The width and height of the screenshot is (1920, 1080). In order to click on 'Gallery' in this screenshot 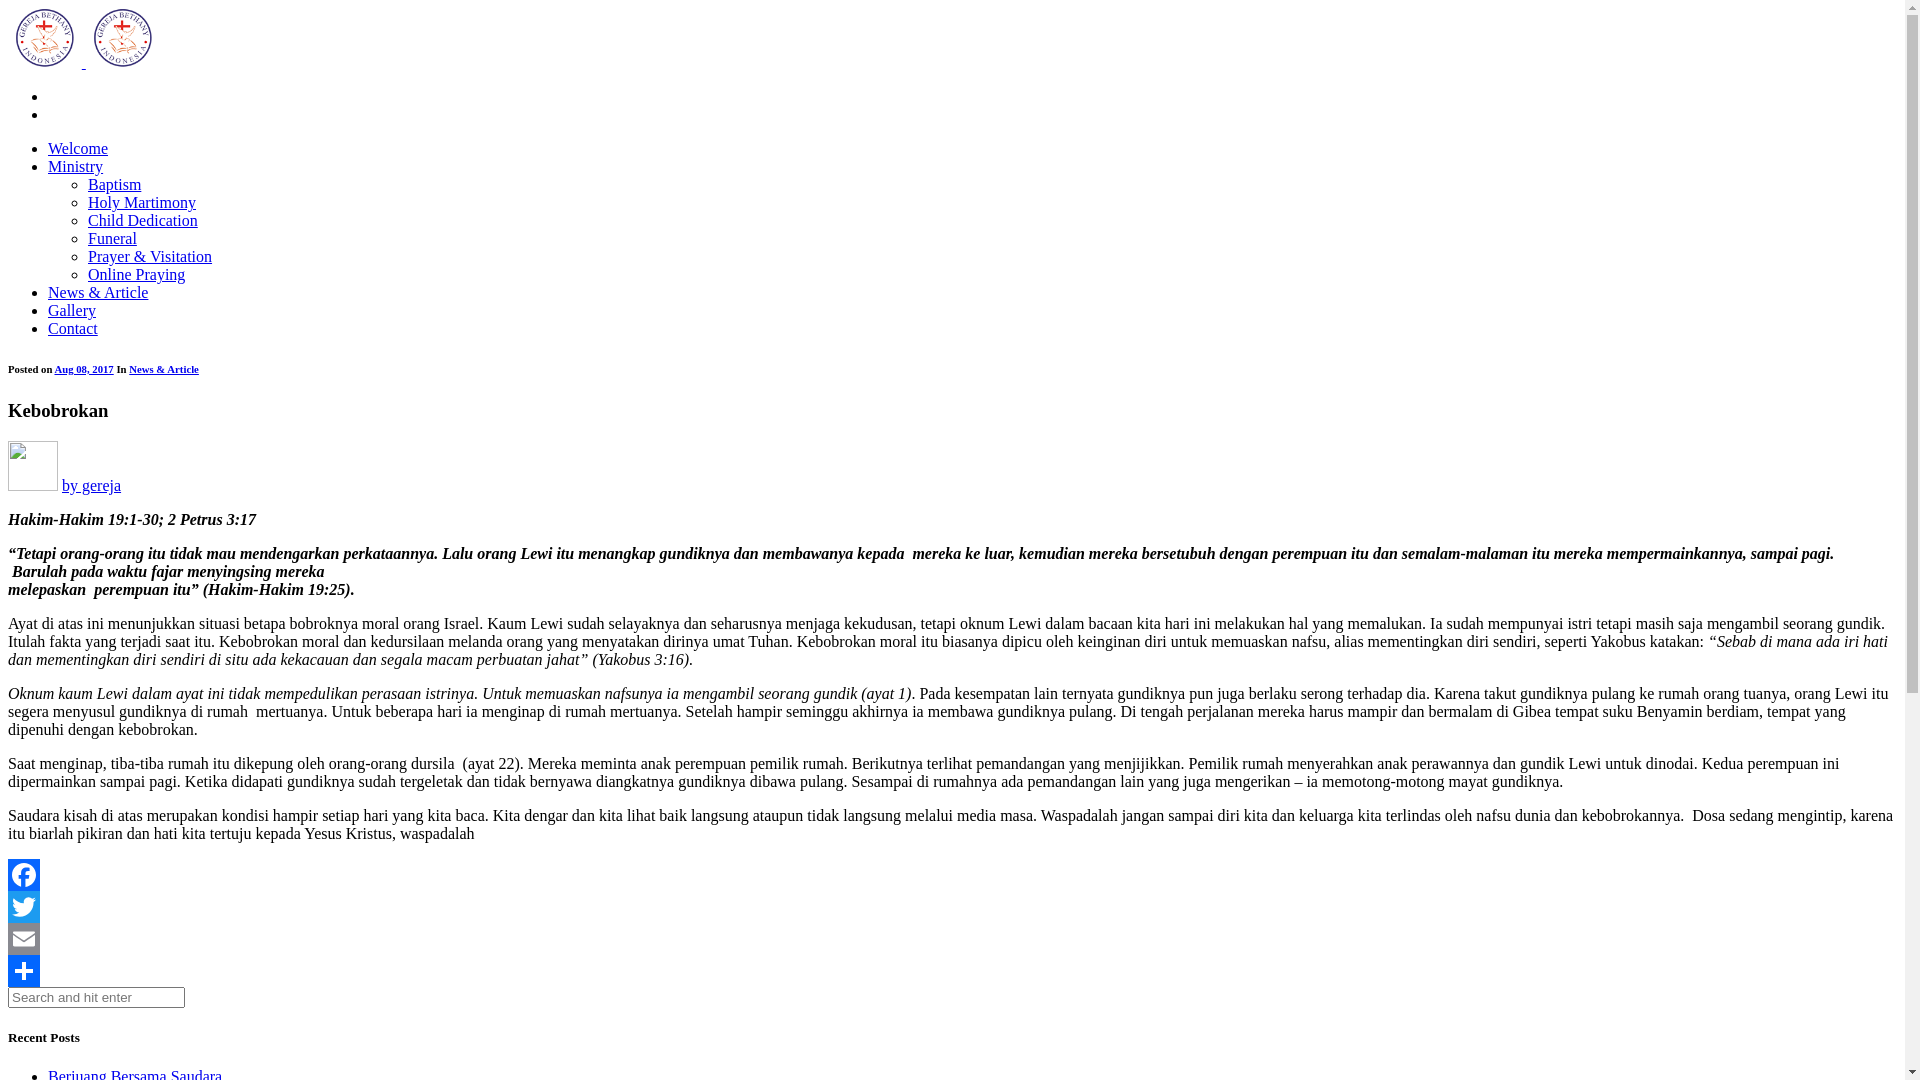, I will do `click(72, 310)`.